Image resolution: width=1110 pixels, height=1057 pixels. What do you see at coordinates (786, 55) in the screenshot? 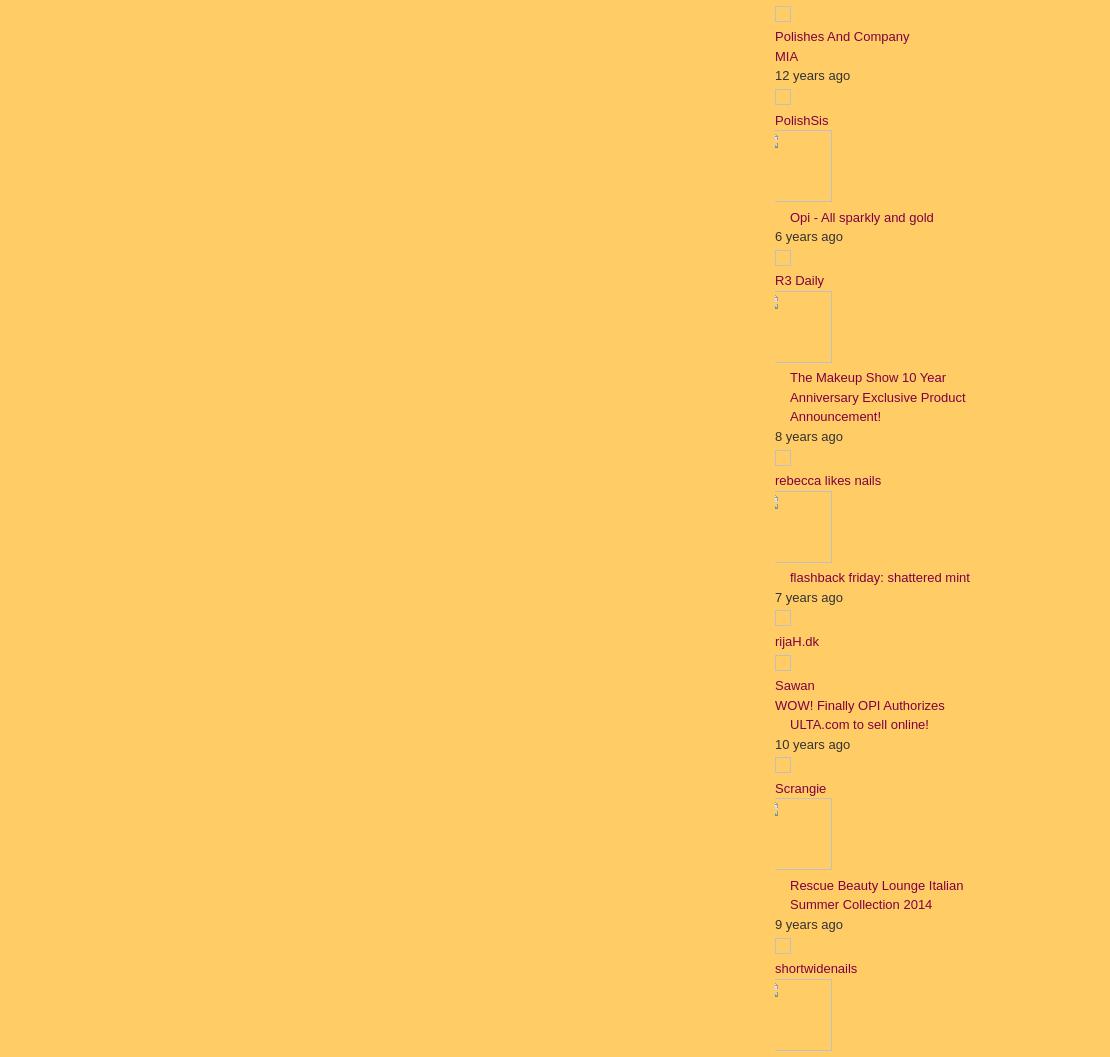
I see `'MIA'` at bounding box center [786, 55].